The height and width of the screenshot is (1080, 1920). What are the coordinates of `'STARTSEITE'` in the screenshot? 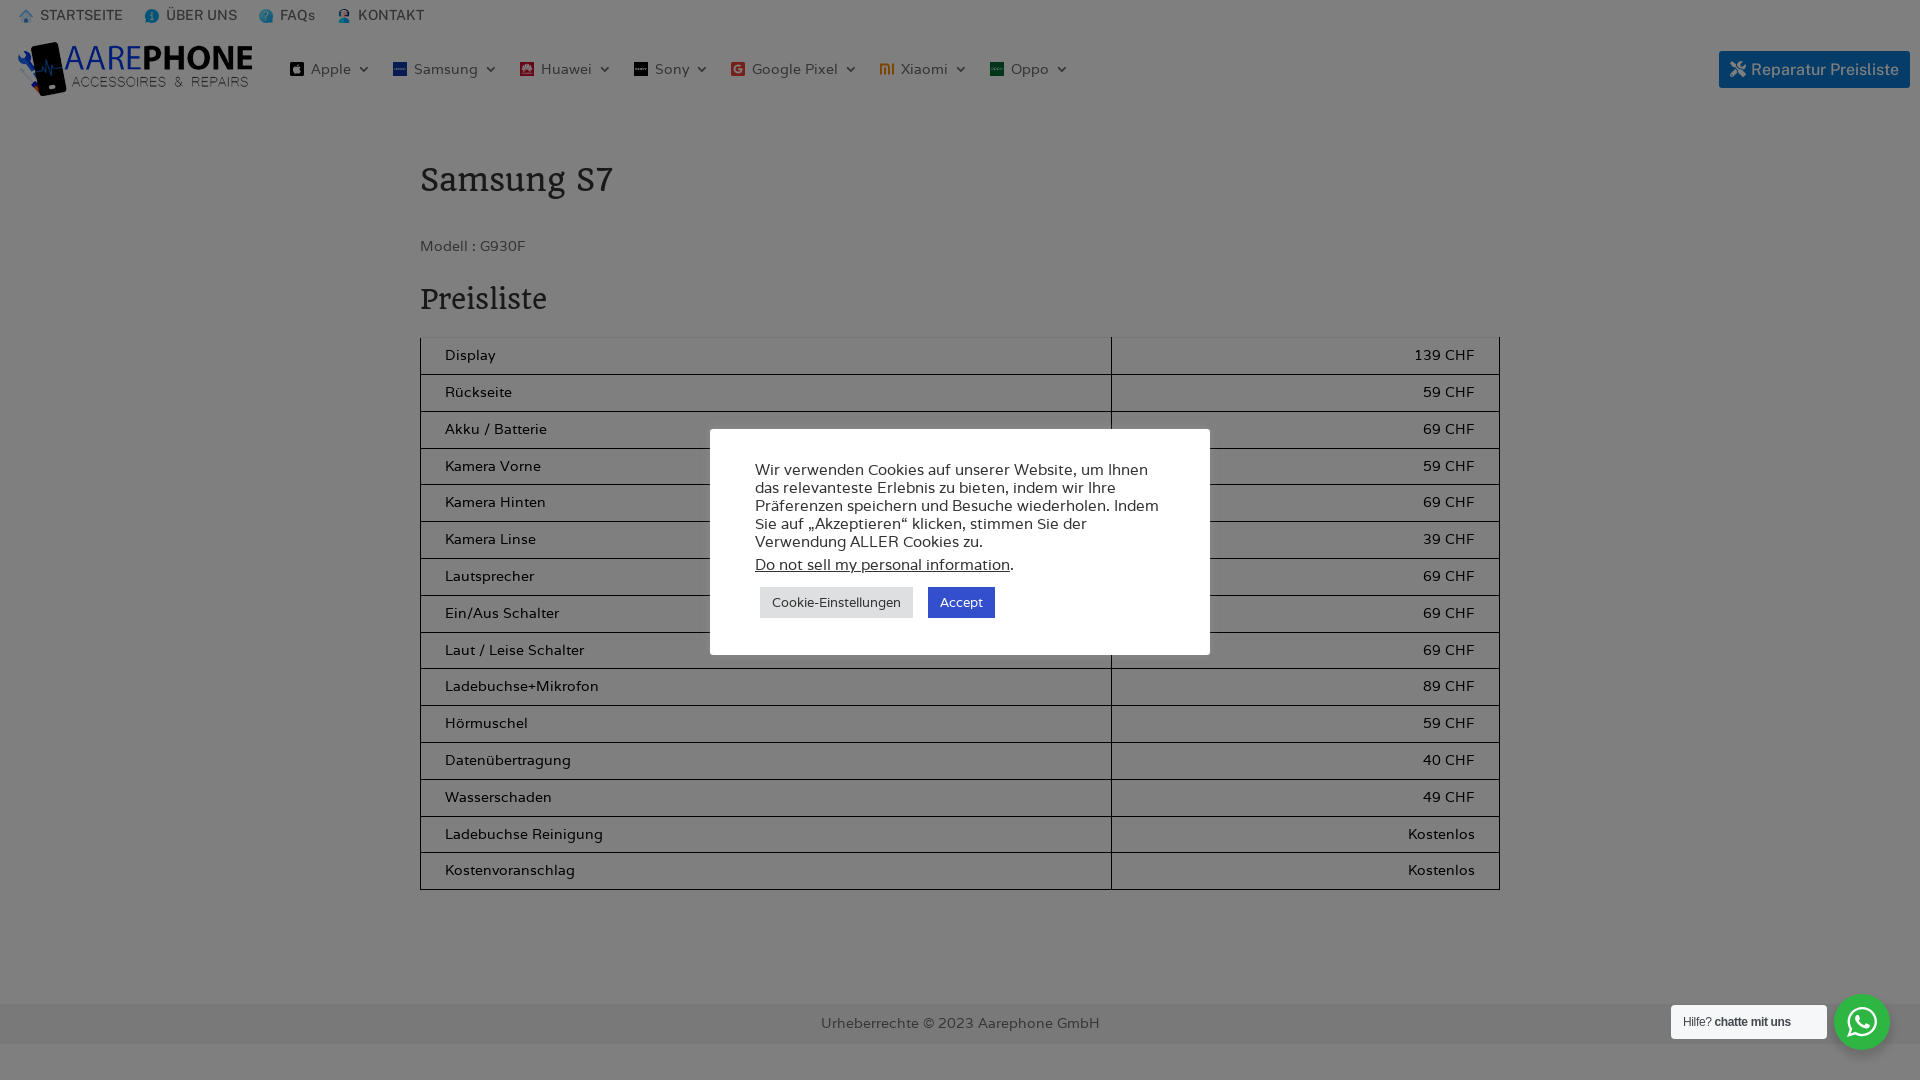 It's located at (71, 19).